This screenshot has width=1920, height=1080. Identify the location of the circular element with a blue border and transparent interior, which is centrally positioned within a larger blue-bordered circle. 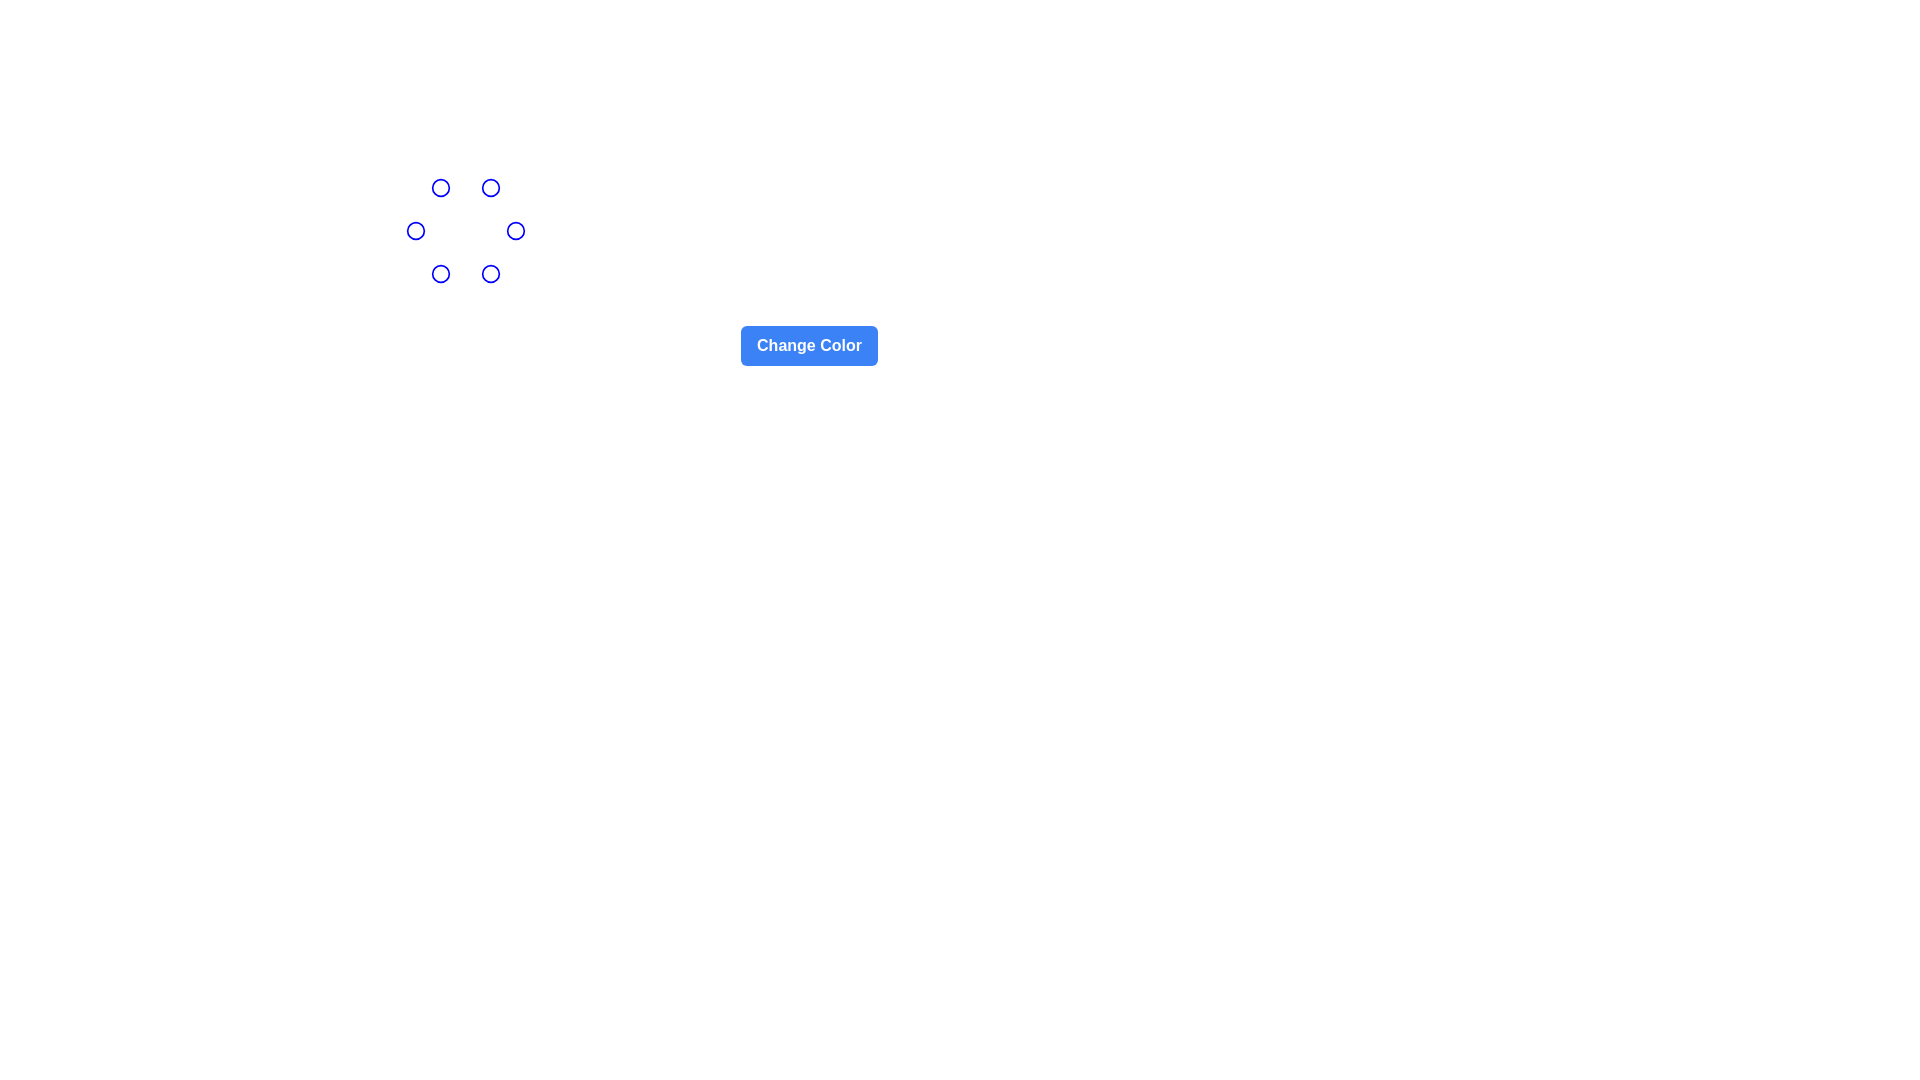
(490, 187).